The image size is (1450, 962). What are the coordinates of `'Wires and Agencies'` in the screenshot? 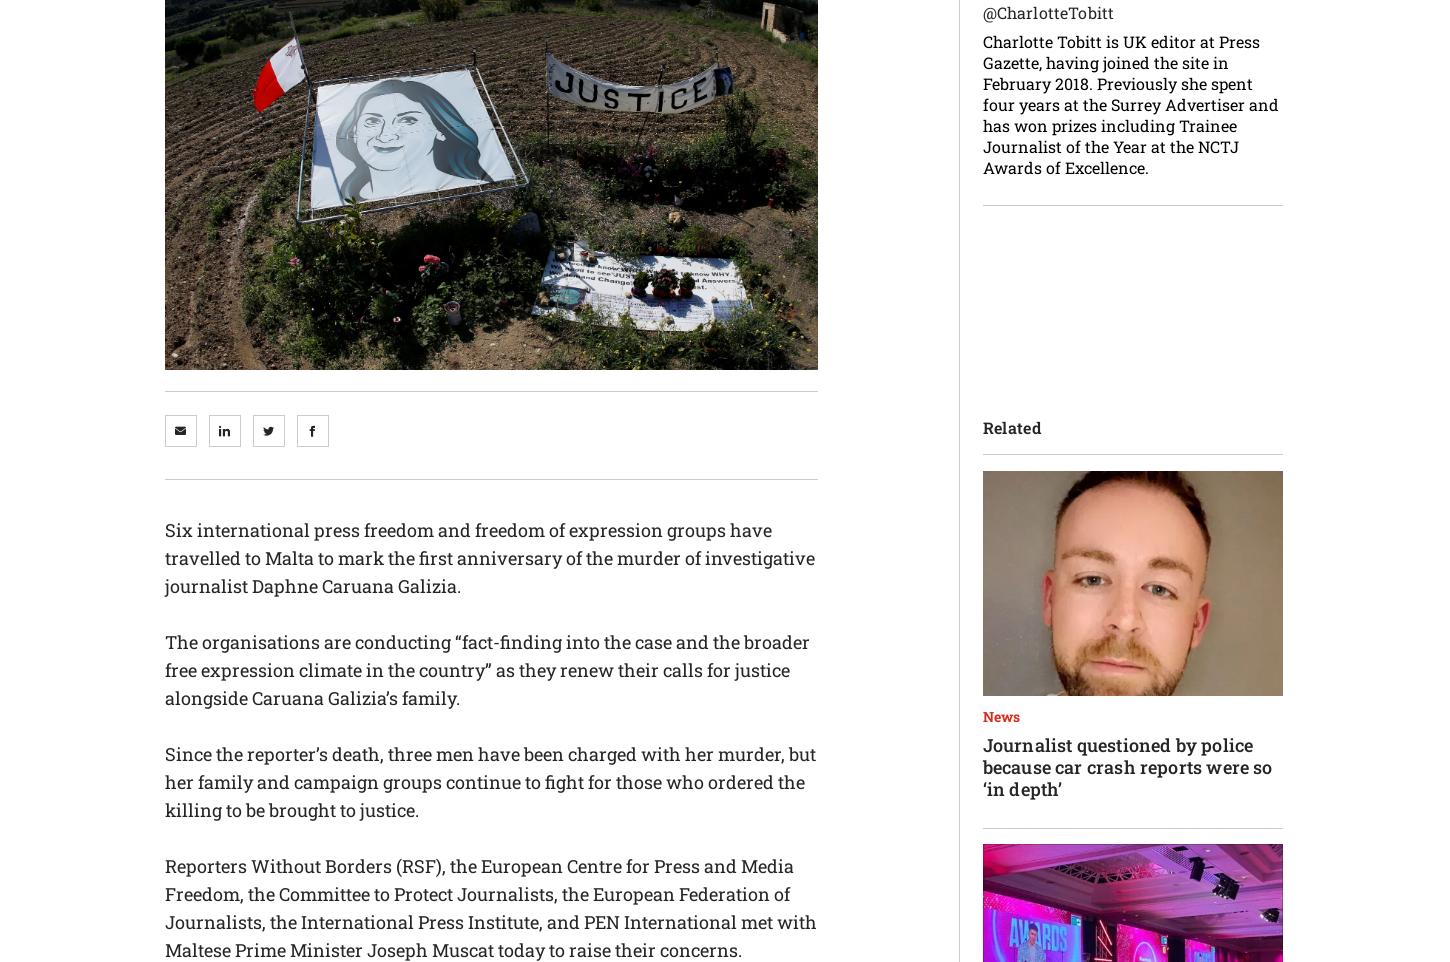 It's located at (845, 73).